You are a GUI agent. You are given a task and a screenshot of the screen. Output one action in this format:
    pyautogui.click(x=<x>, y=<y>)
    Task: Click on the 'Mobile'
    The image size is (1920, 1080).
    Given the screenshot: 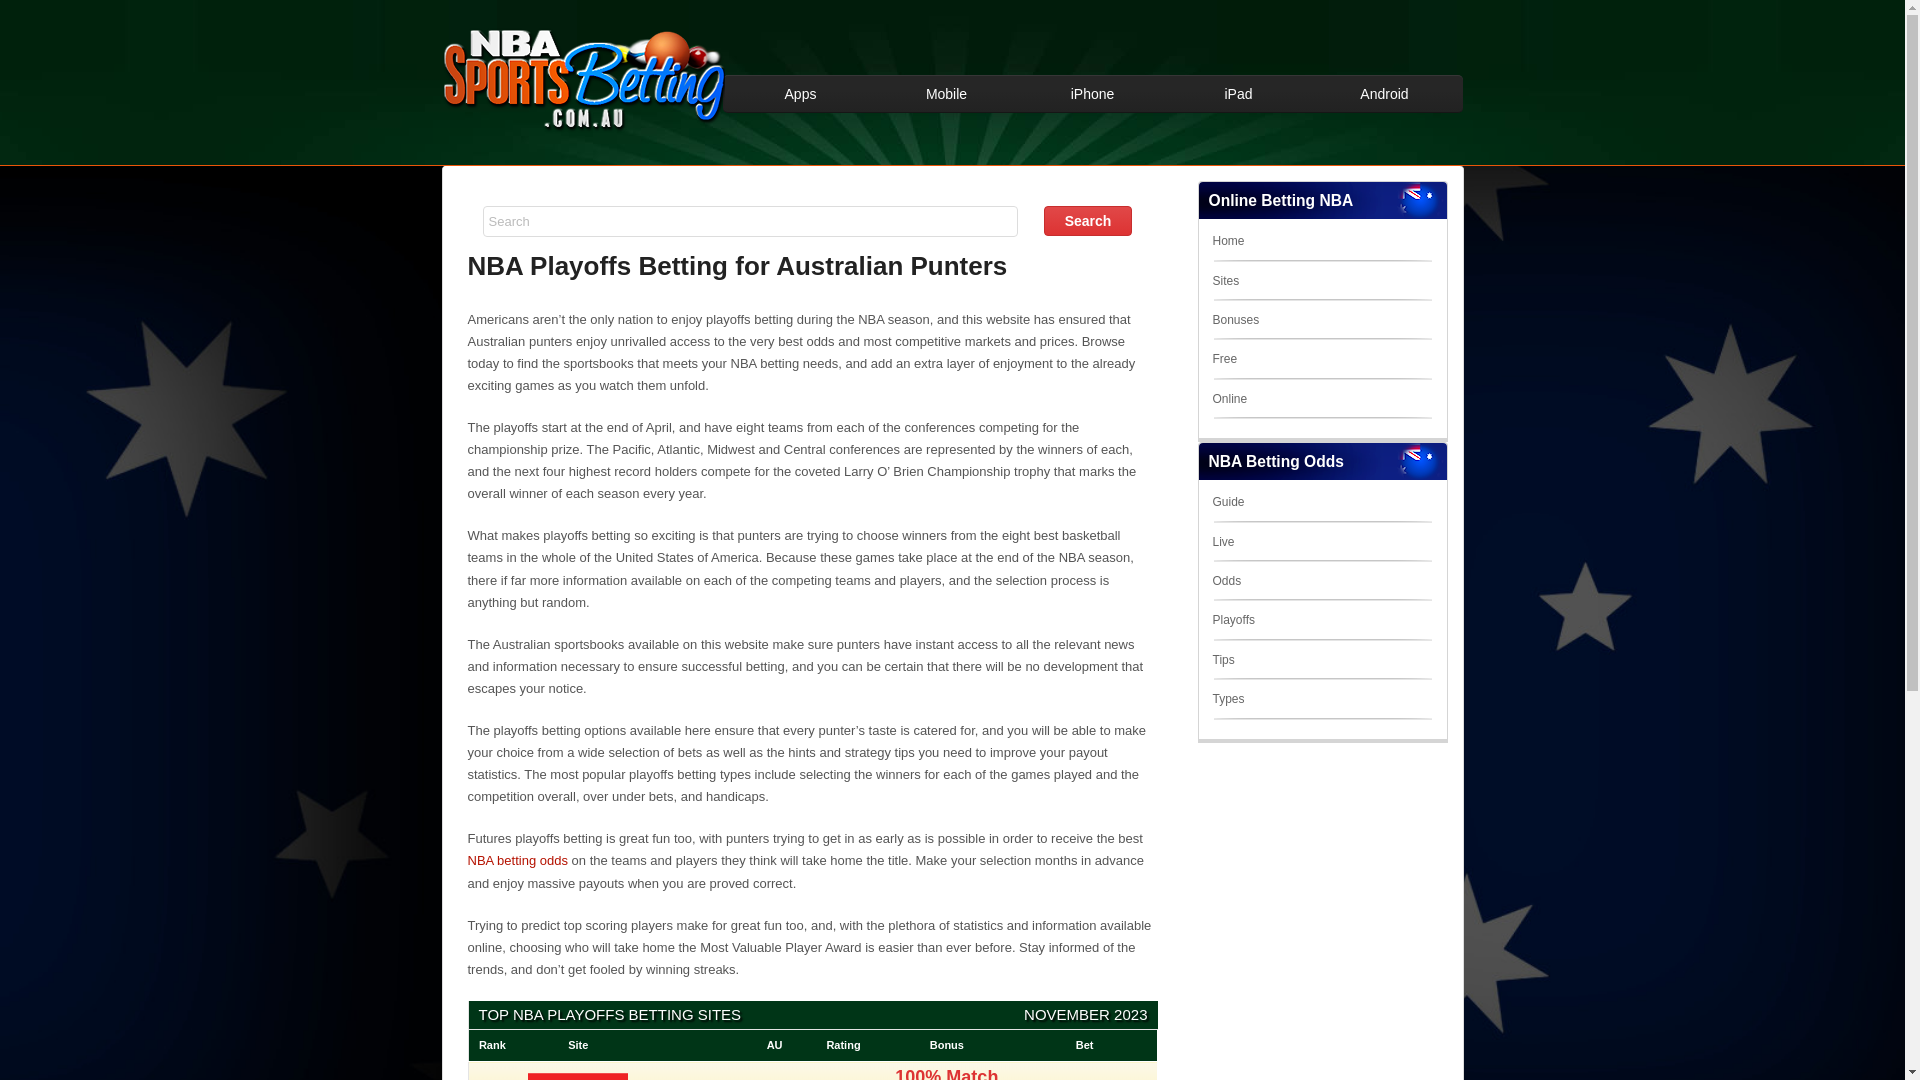 What is the action you would take?
    pyautogui.click(x=945, y=93)
    